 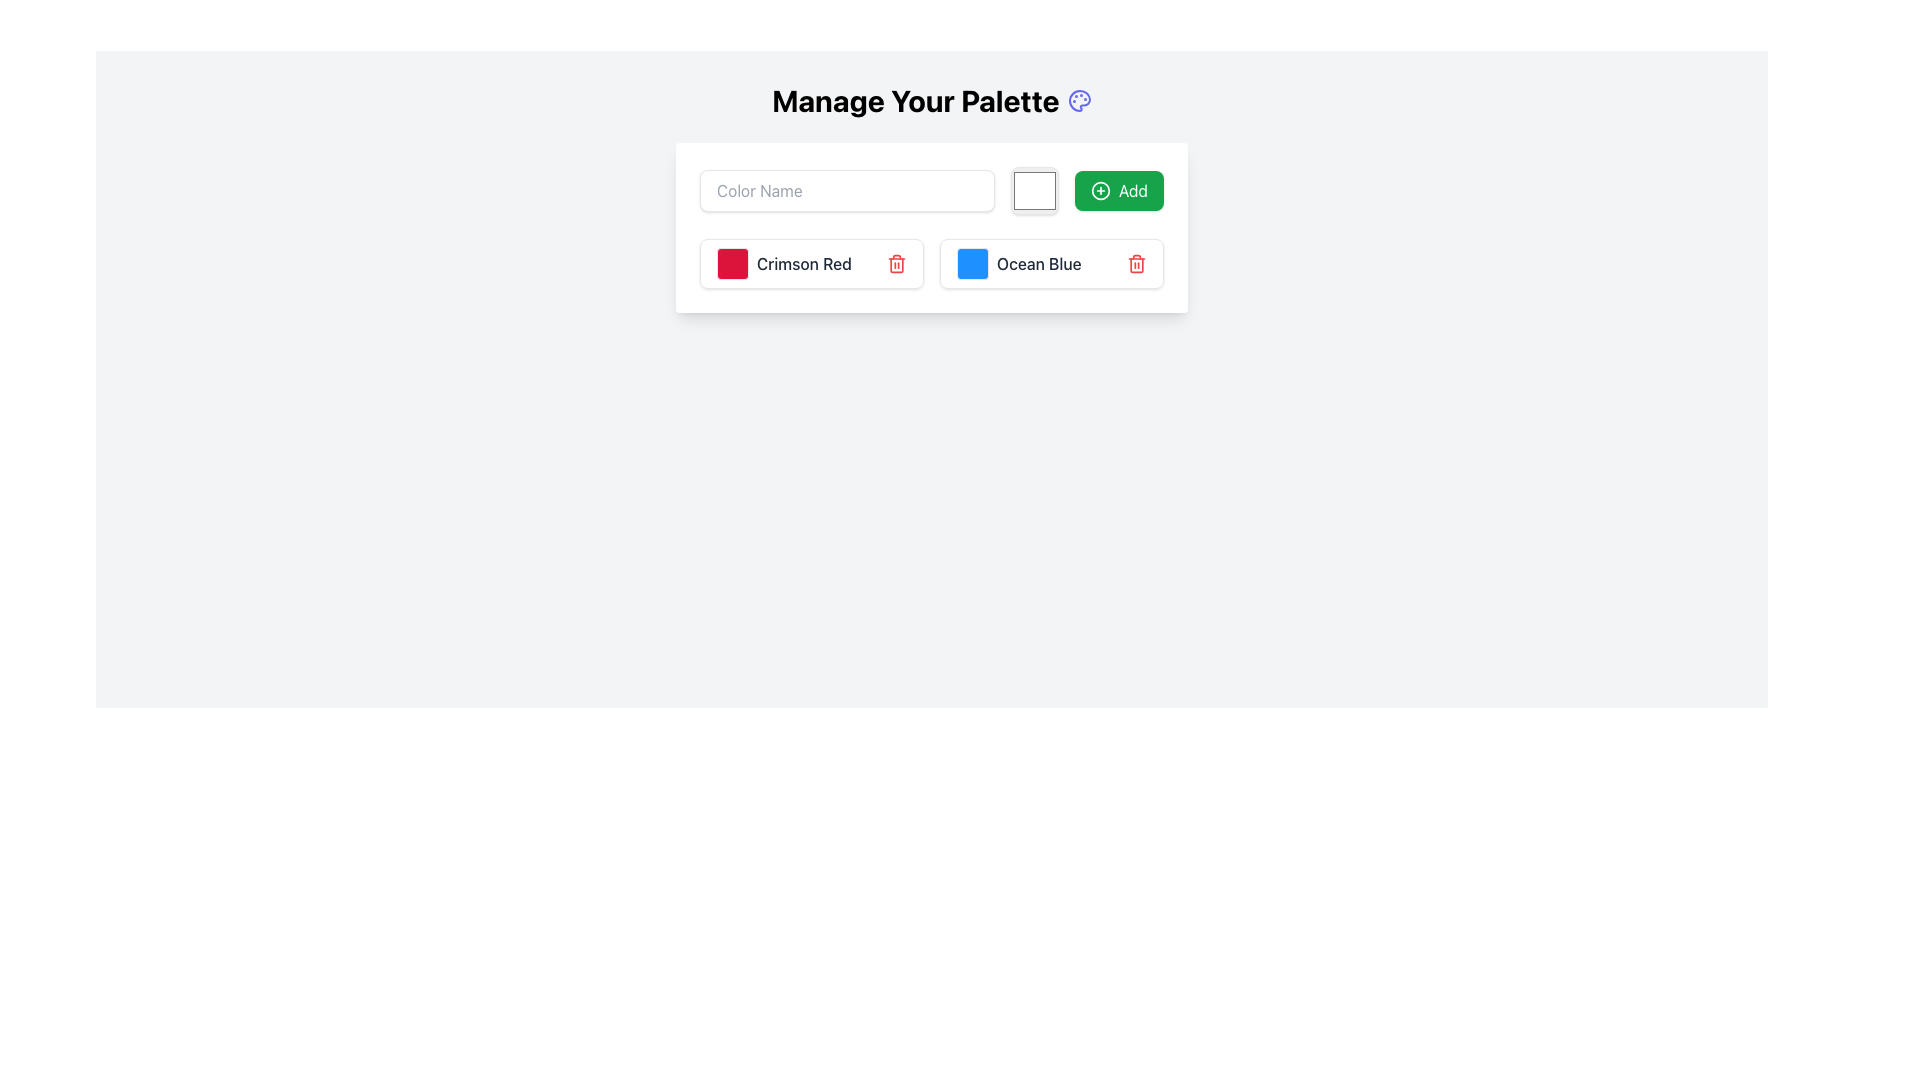 What do you see at coordinates (1039, 262) in the screenshot?
I see `the color associated with the text label 'Ocean Blue' by clicking on it in the color list section of the 'Manage Your Palette' interface` at bounding box center [1039, 262].